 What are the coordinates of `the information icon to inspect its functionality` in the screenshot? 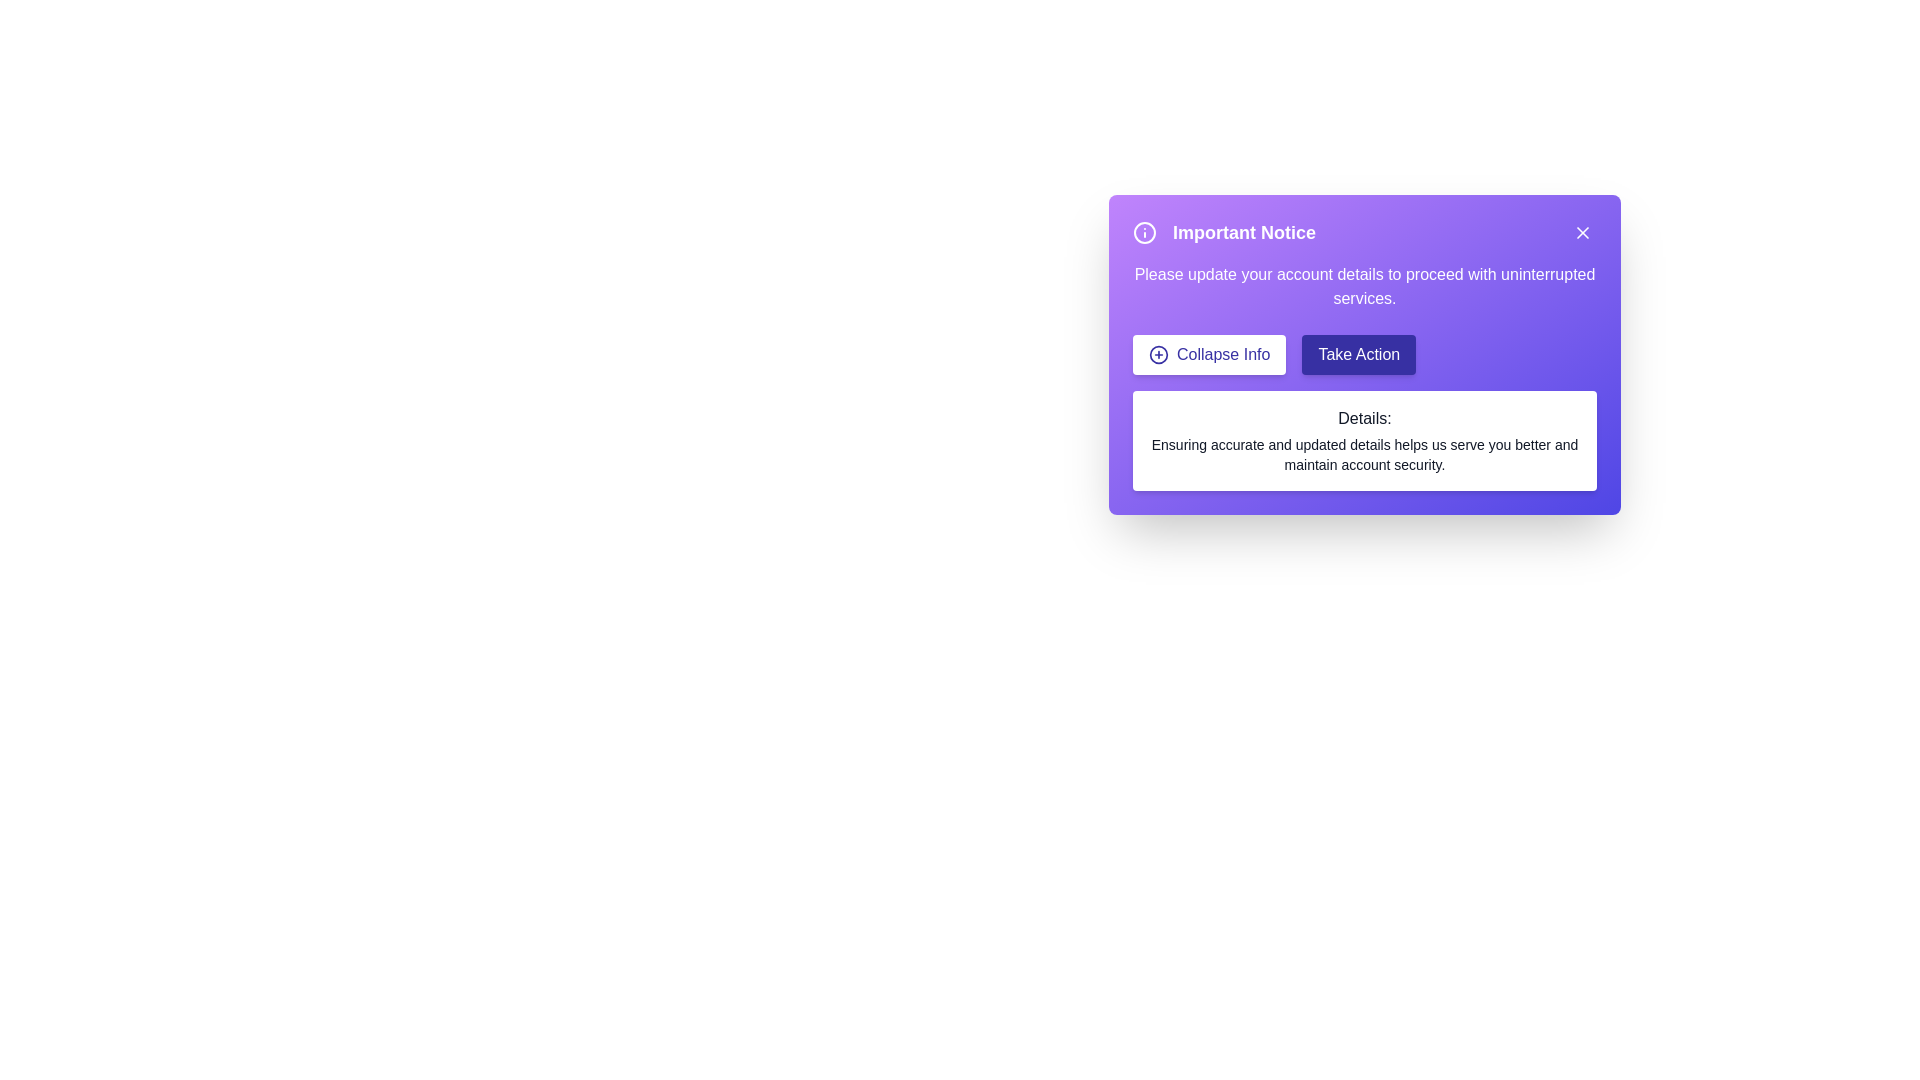 It's located at (1145, 231).